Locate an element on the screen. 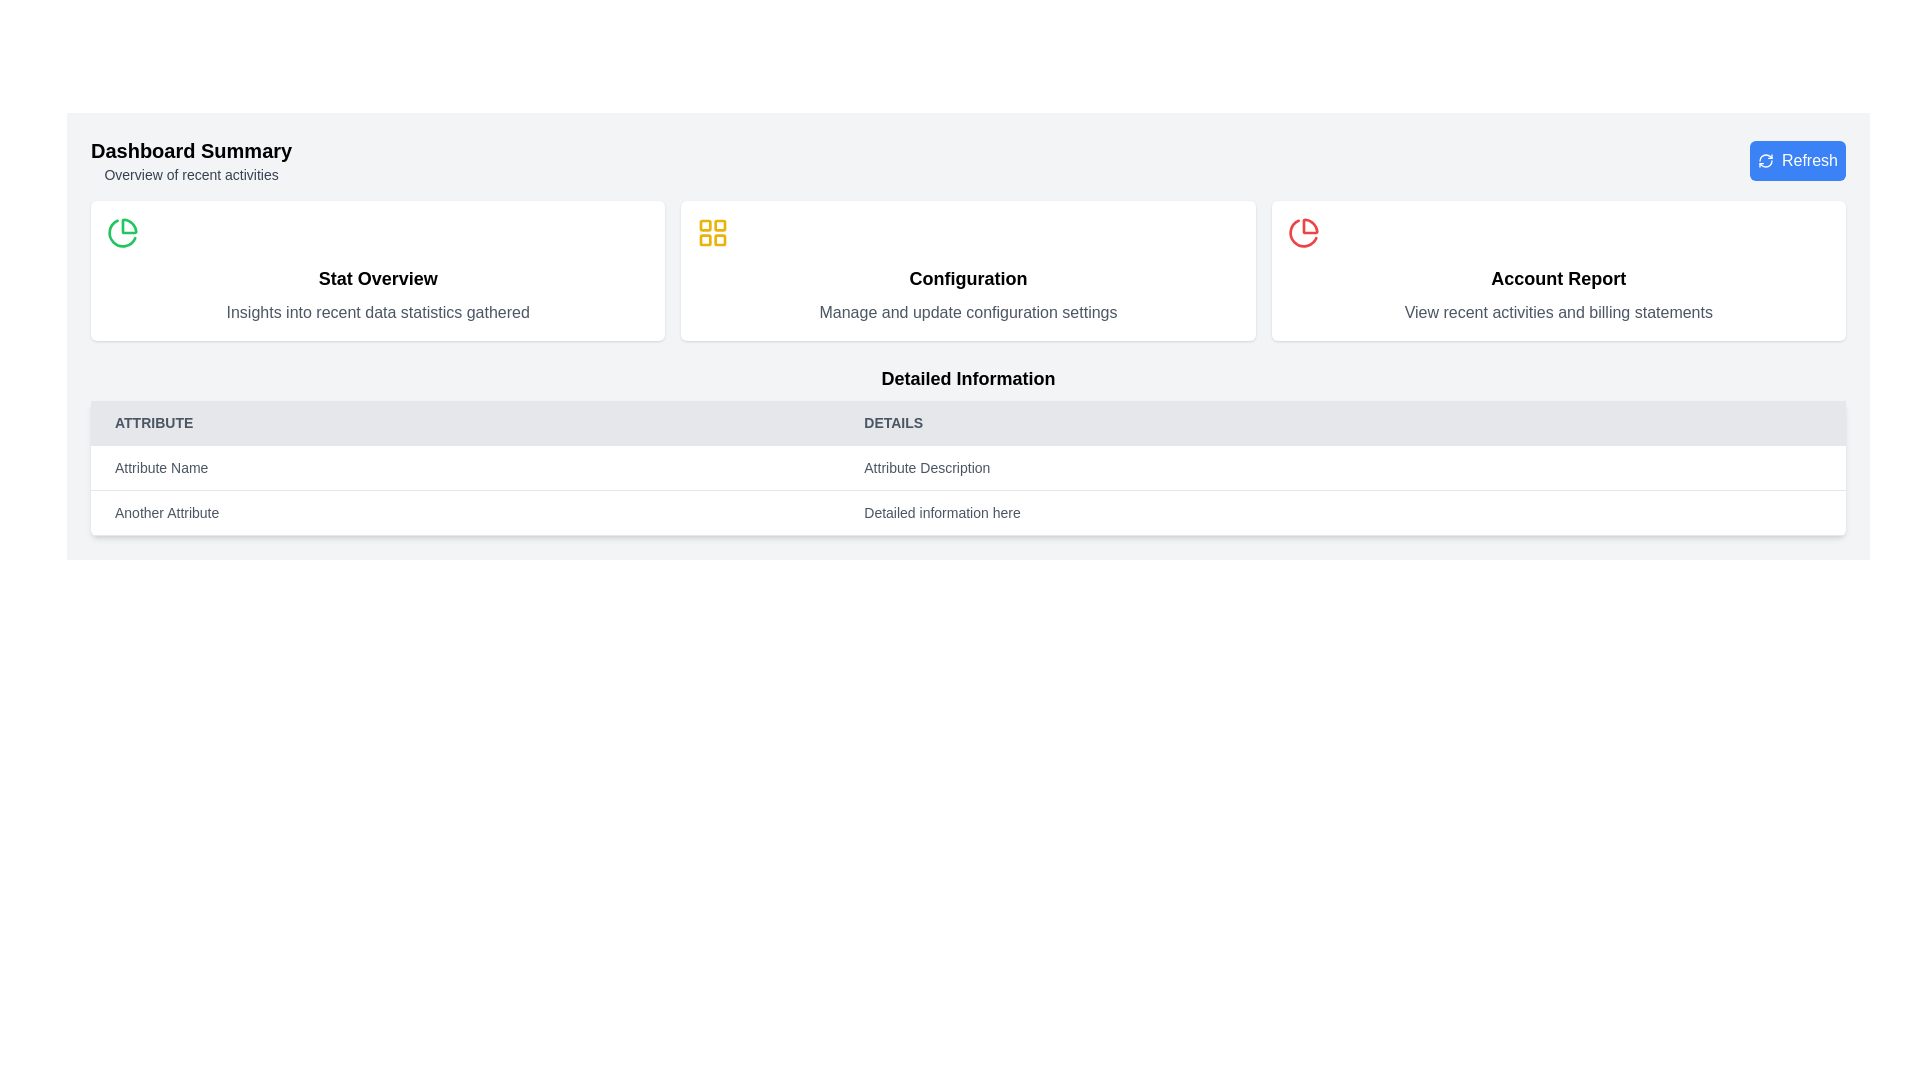 The height and width of the screenshot is (1080, 1920). descriptive text element located beneath the title 'Account Report' in the Dashboard Summary section of the card layout, which outlines monitoring recent activities and billing statements is located at coordinates (1557, 312).